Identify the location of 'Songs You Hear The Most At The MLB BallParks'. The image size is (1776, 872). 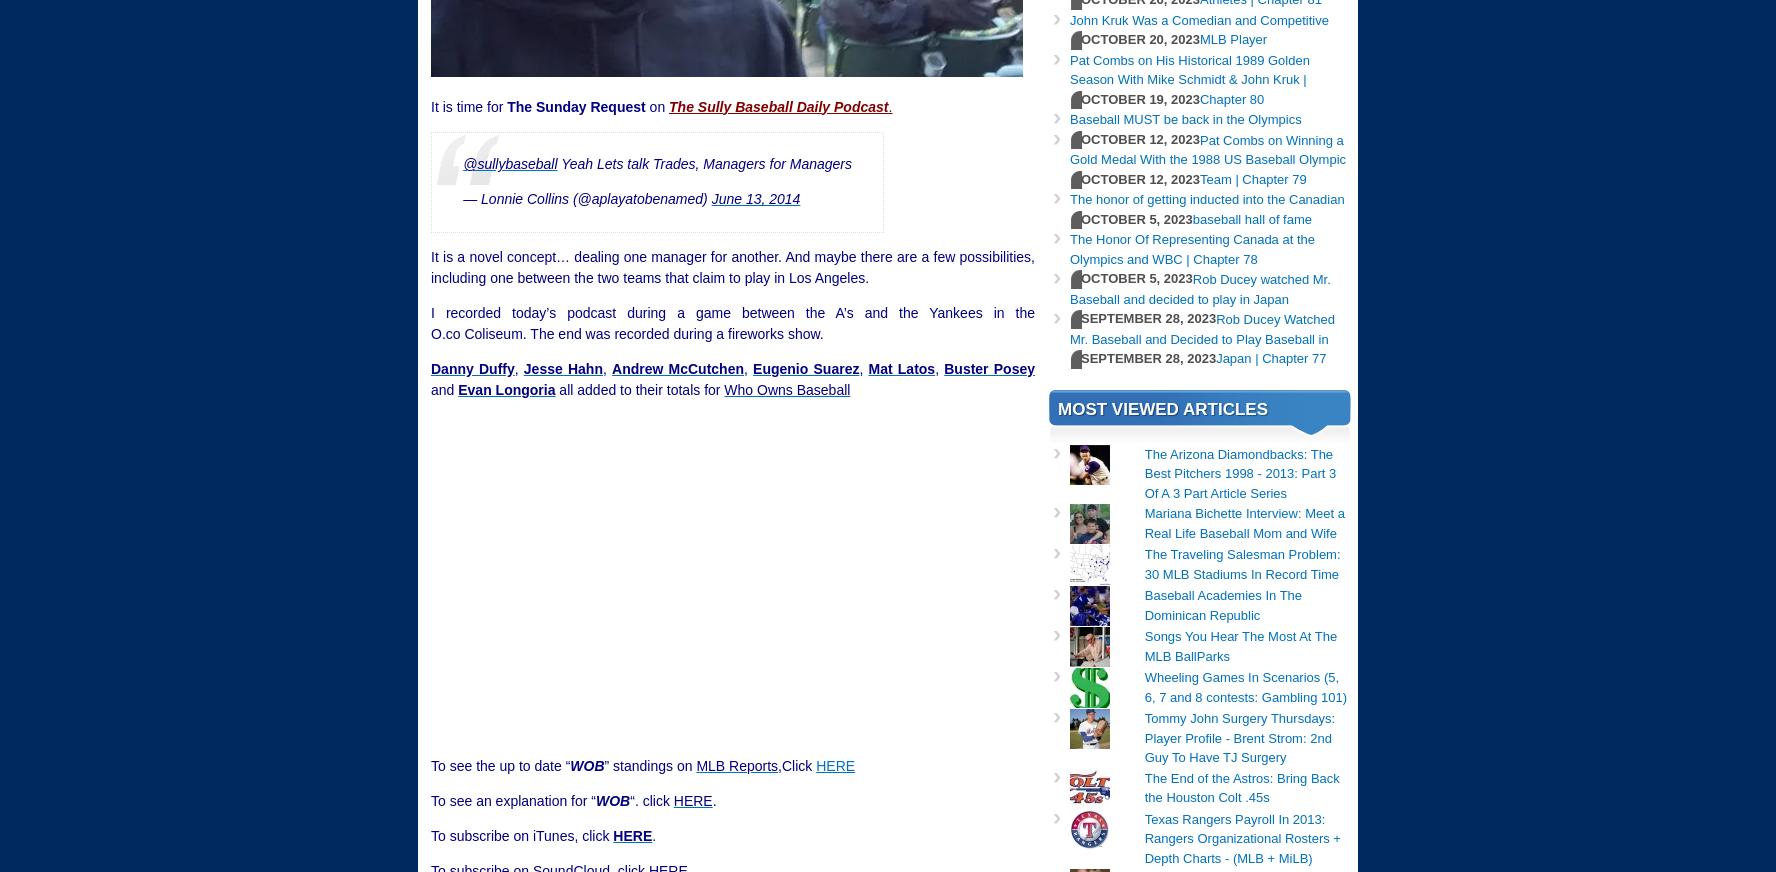
(1143, 645).